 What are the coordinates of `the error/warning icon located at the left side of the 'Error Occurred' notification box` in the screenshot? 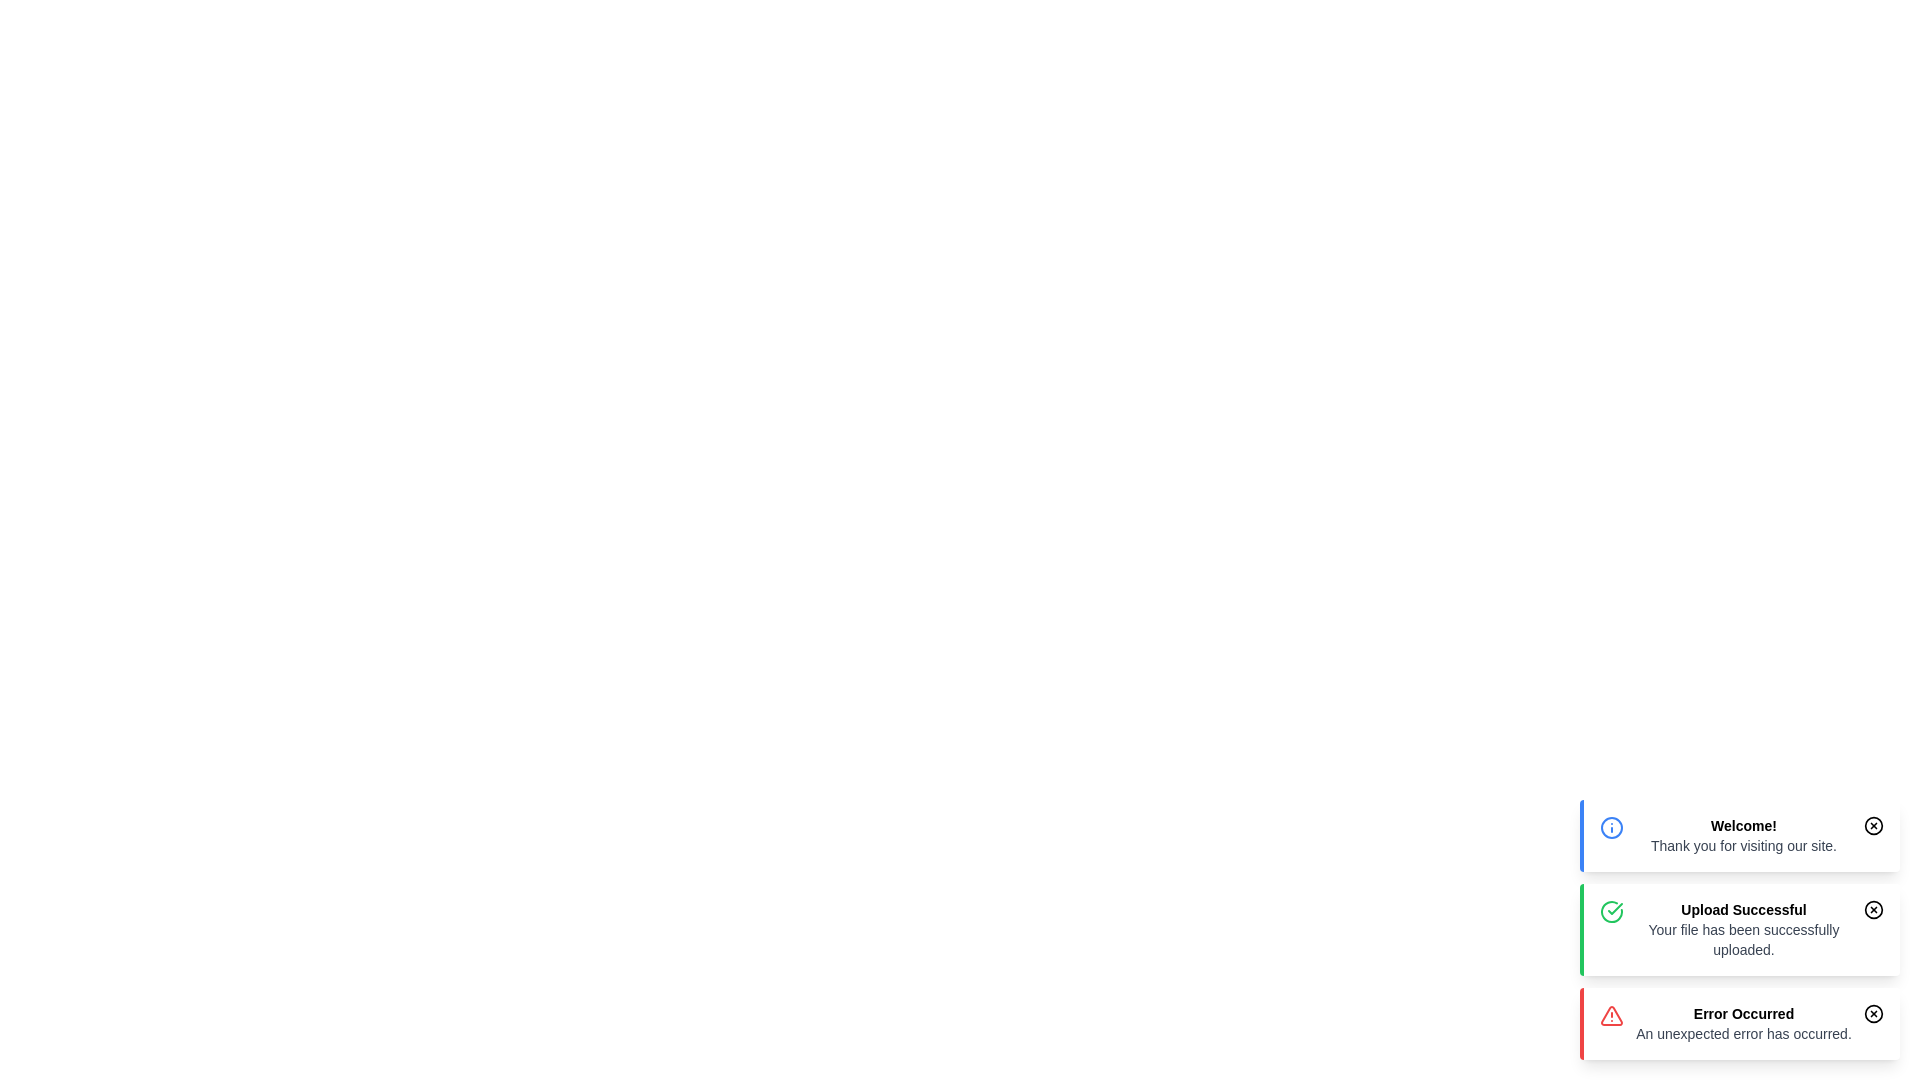 It's located at (1612, 1015).